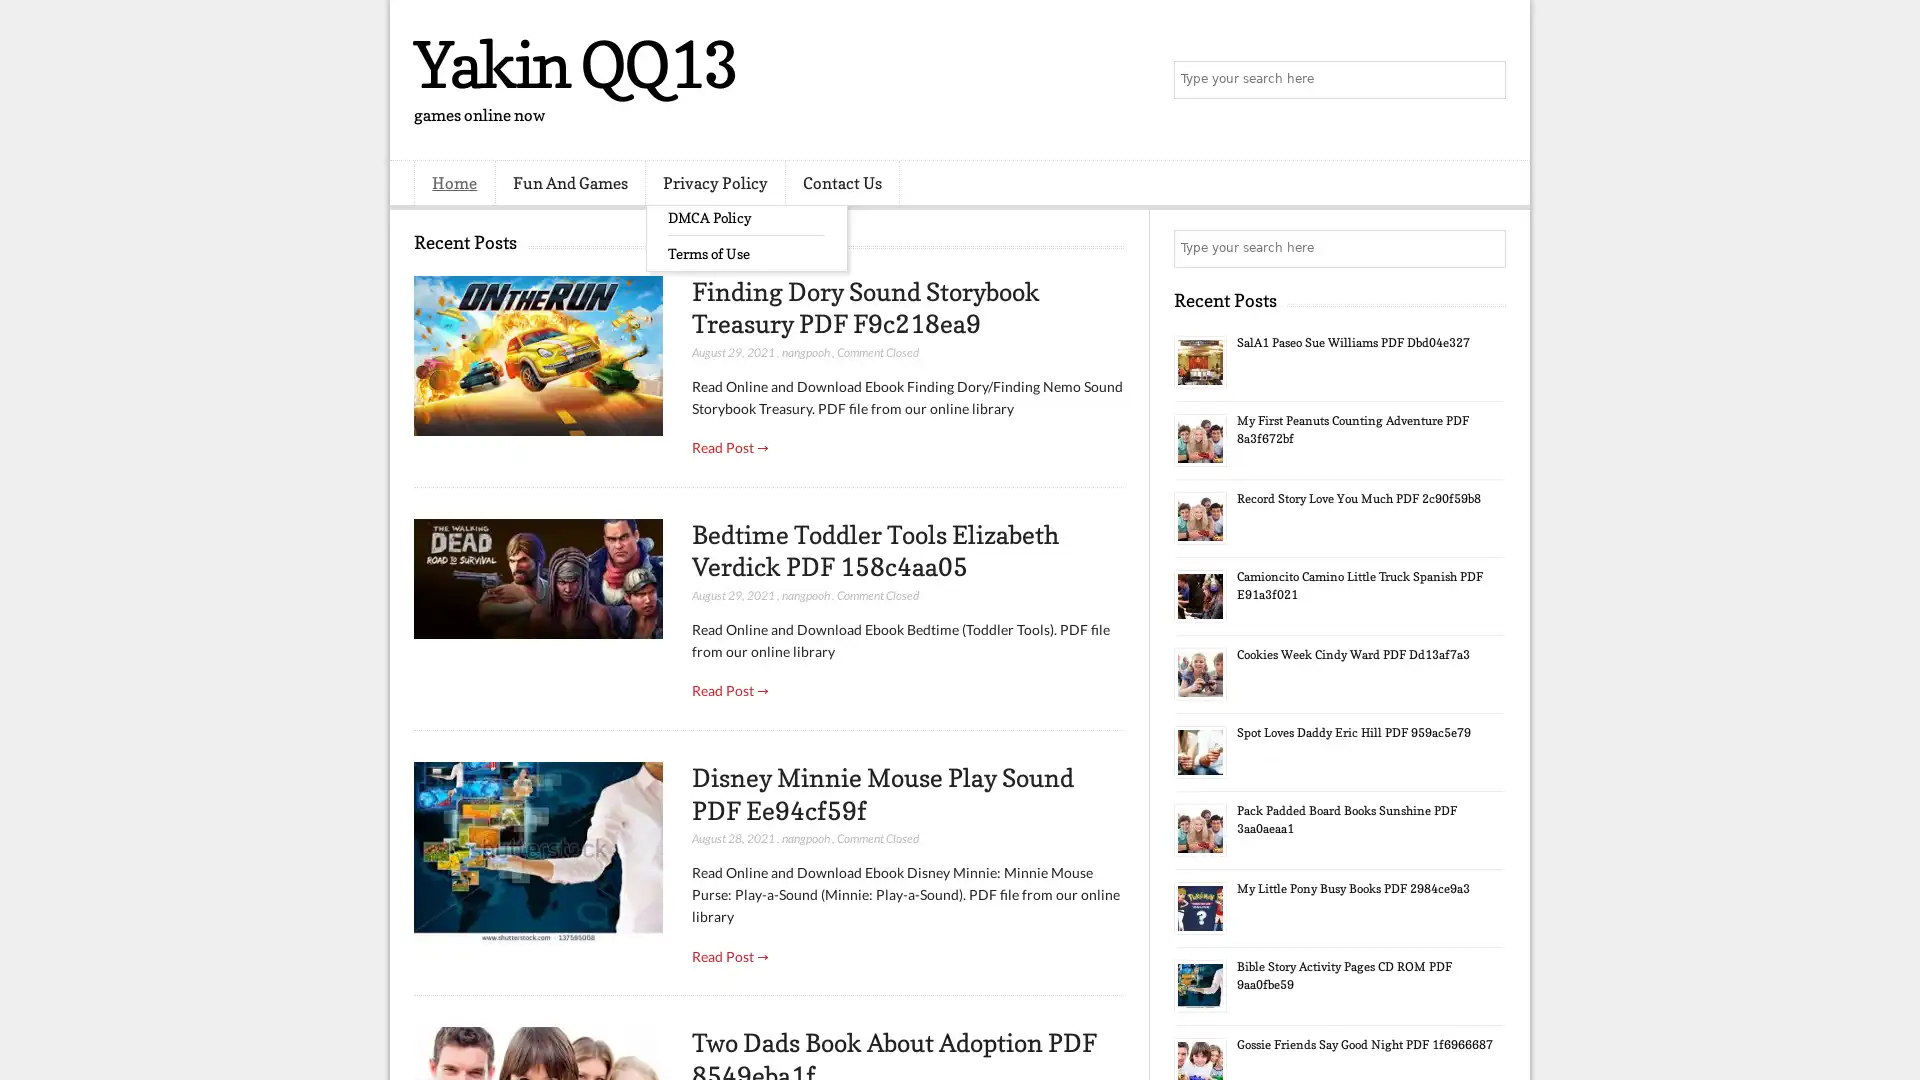 The image size is (1920, 1080). Describe the element at coordinates (1485, 248) in the screenshot. I see `Search` at that location.